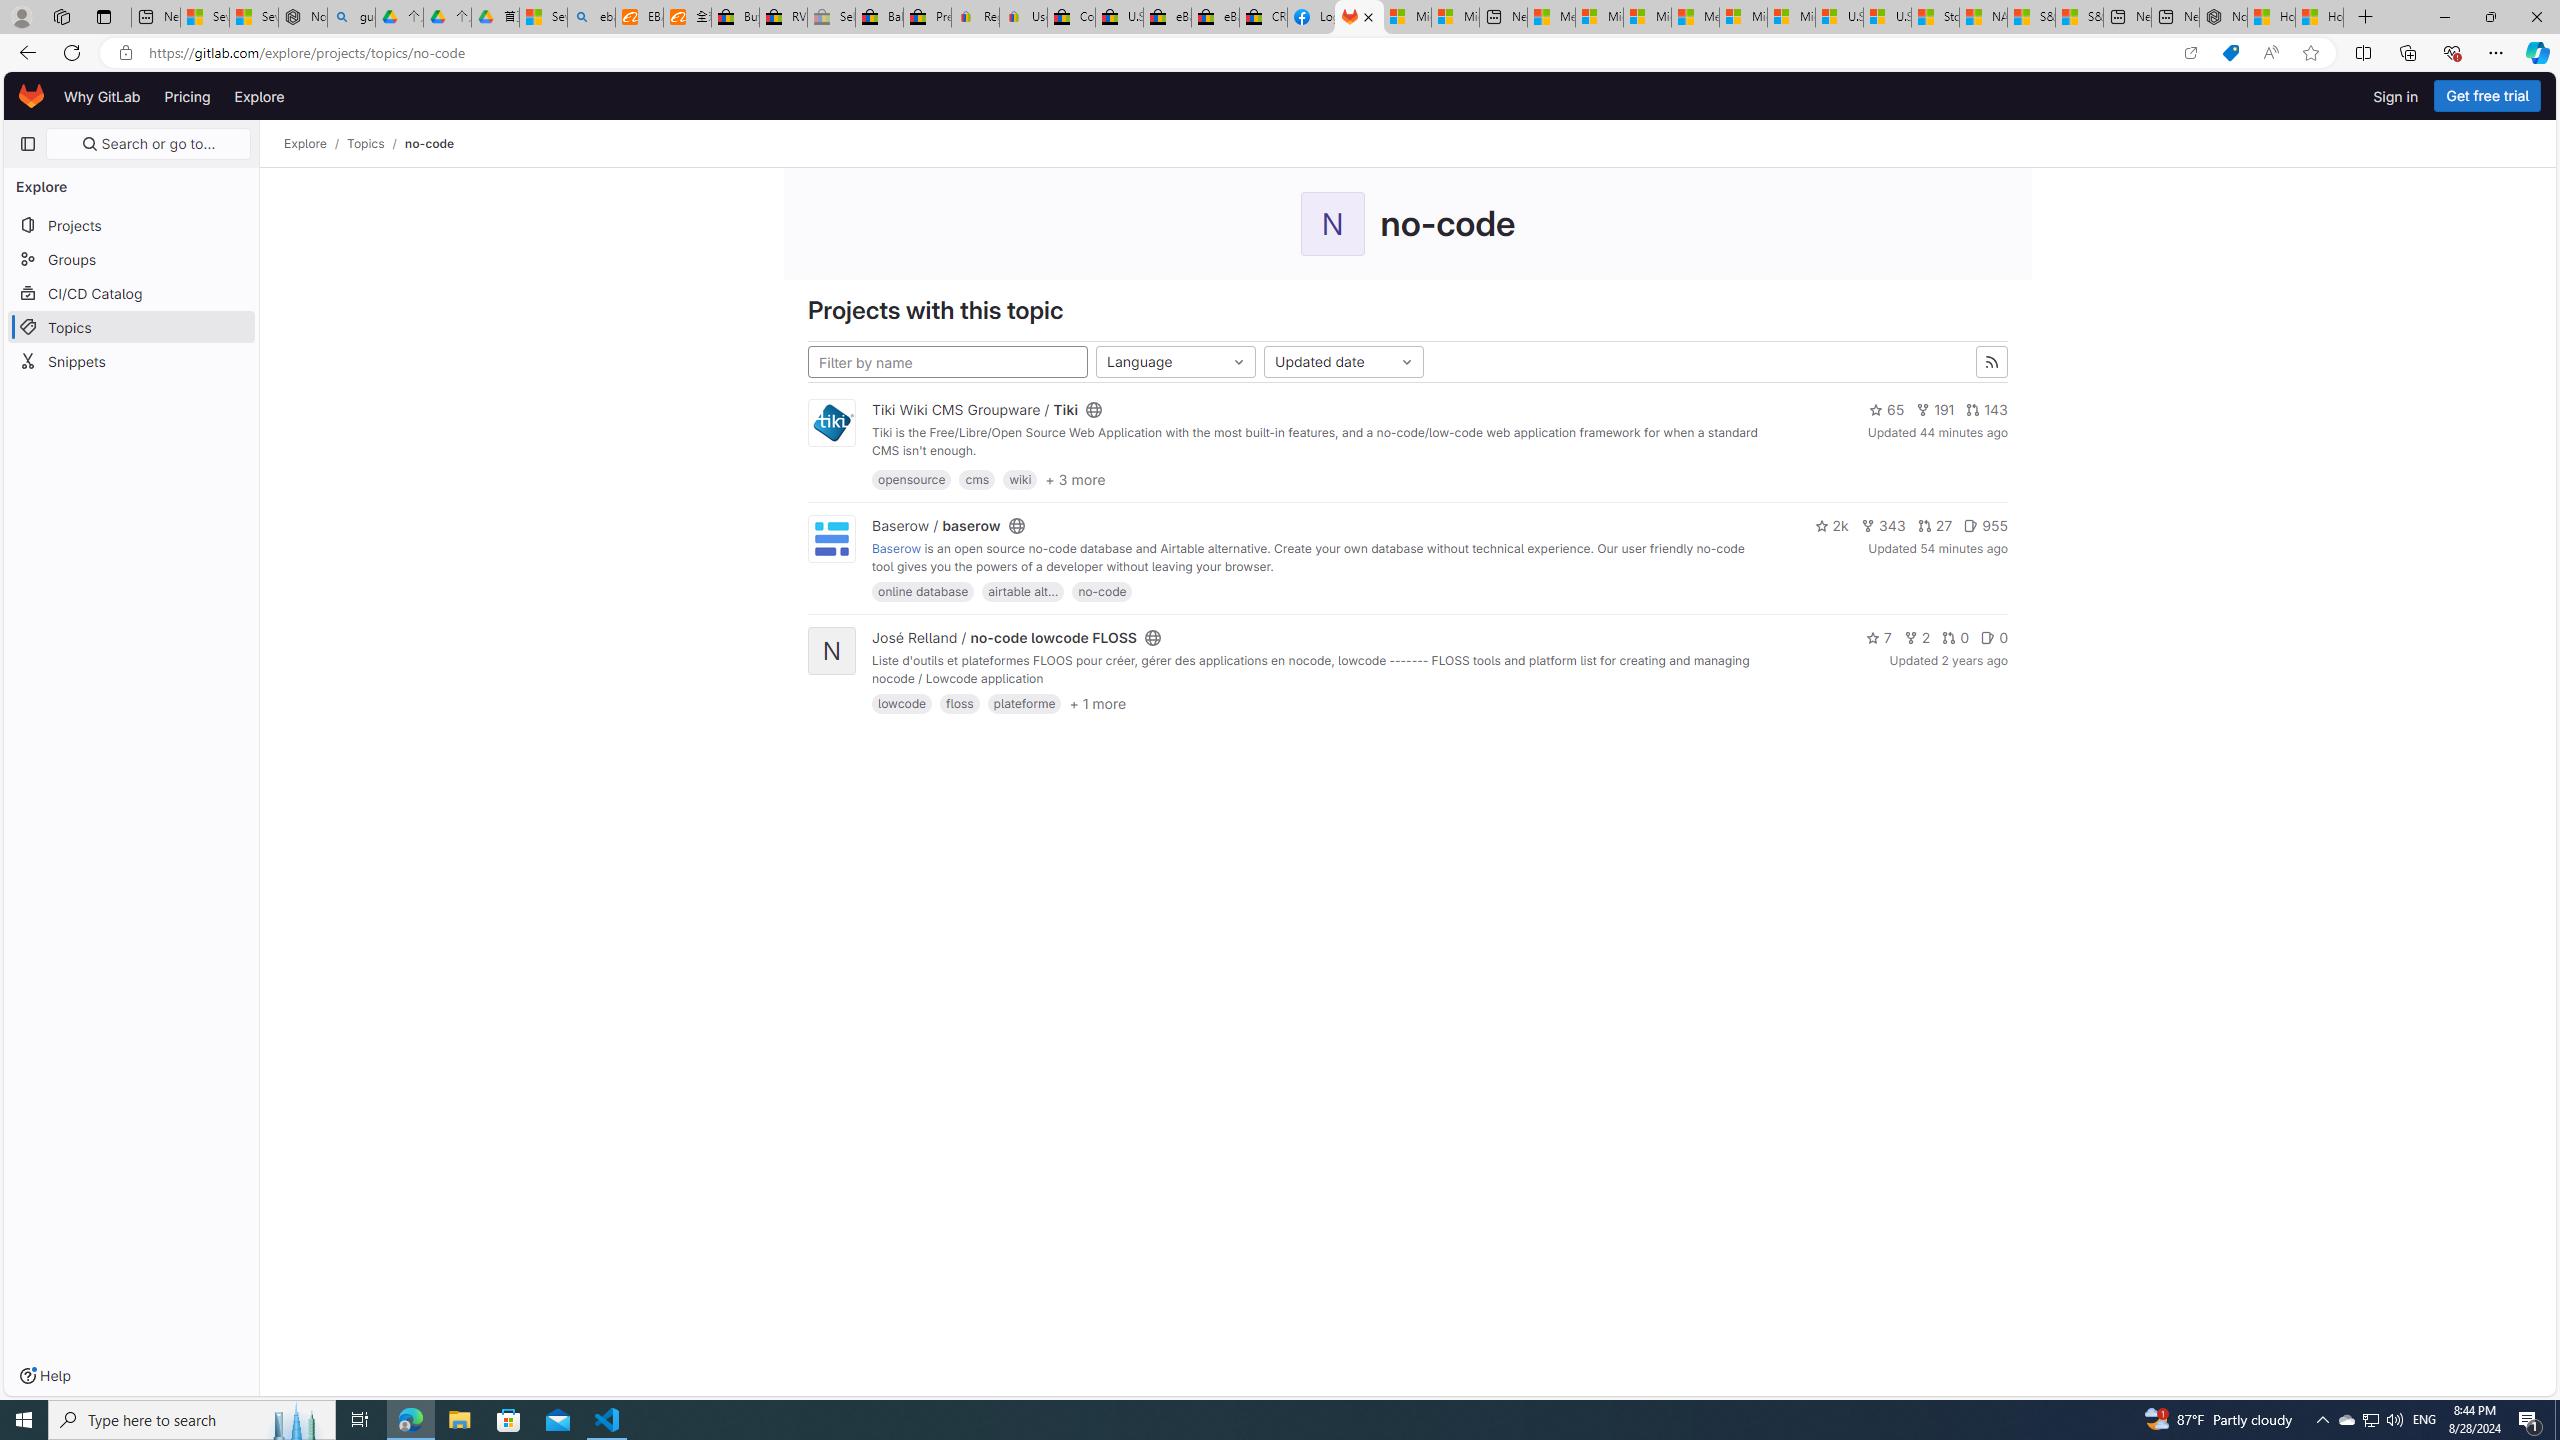 Image resolution: width=2560 pixels, height=1440 pixels. What do you see at coordinates (130, 360) in the screenshot?
I see `'Snippets'` at bounding box center [130, 360].